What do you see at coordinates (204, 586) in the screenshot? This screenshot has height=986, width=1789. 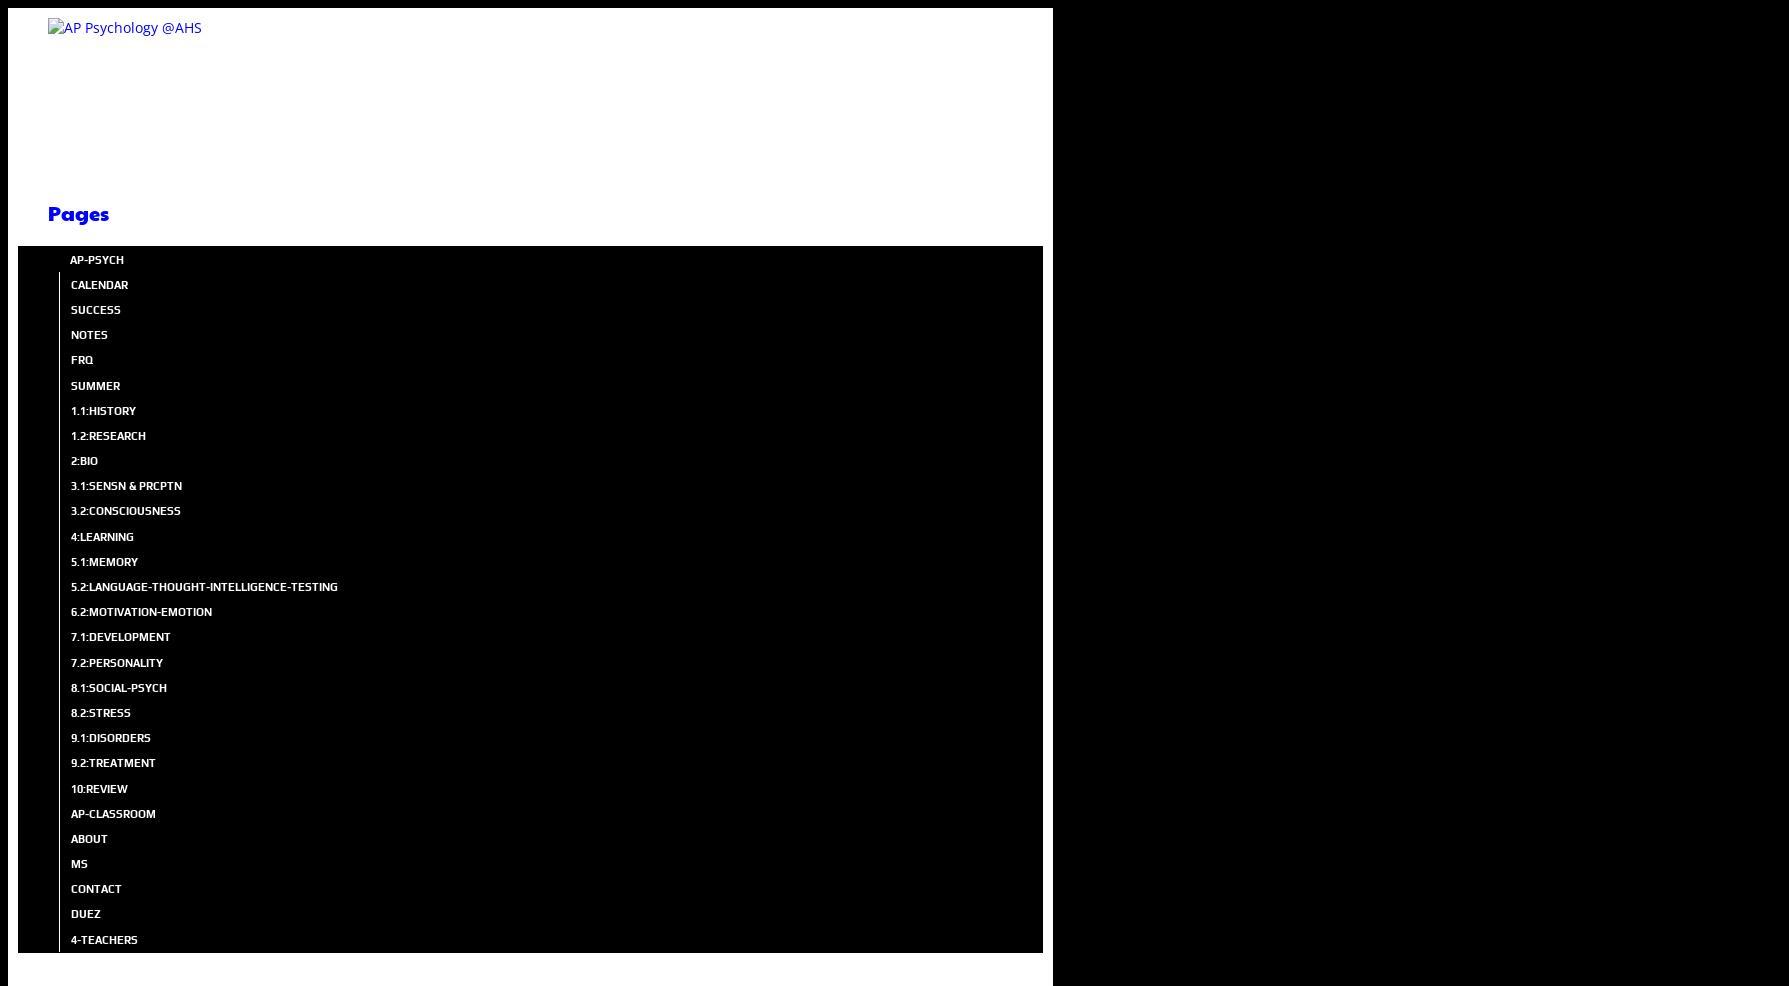 I see `'5.2:LANGUAGE-THOUGHT-INTELLIGENCE-TESTING'` at bounding box center [204, 586].